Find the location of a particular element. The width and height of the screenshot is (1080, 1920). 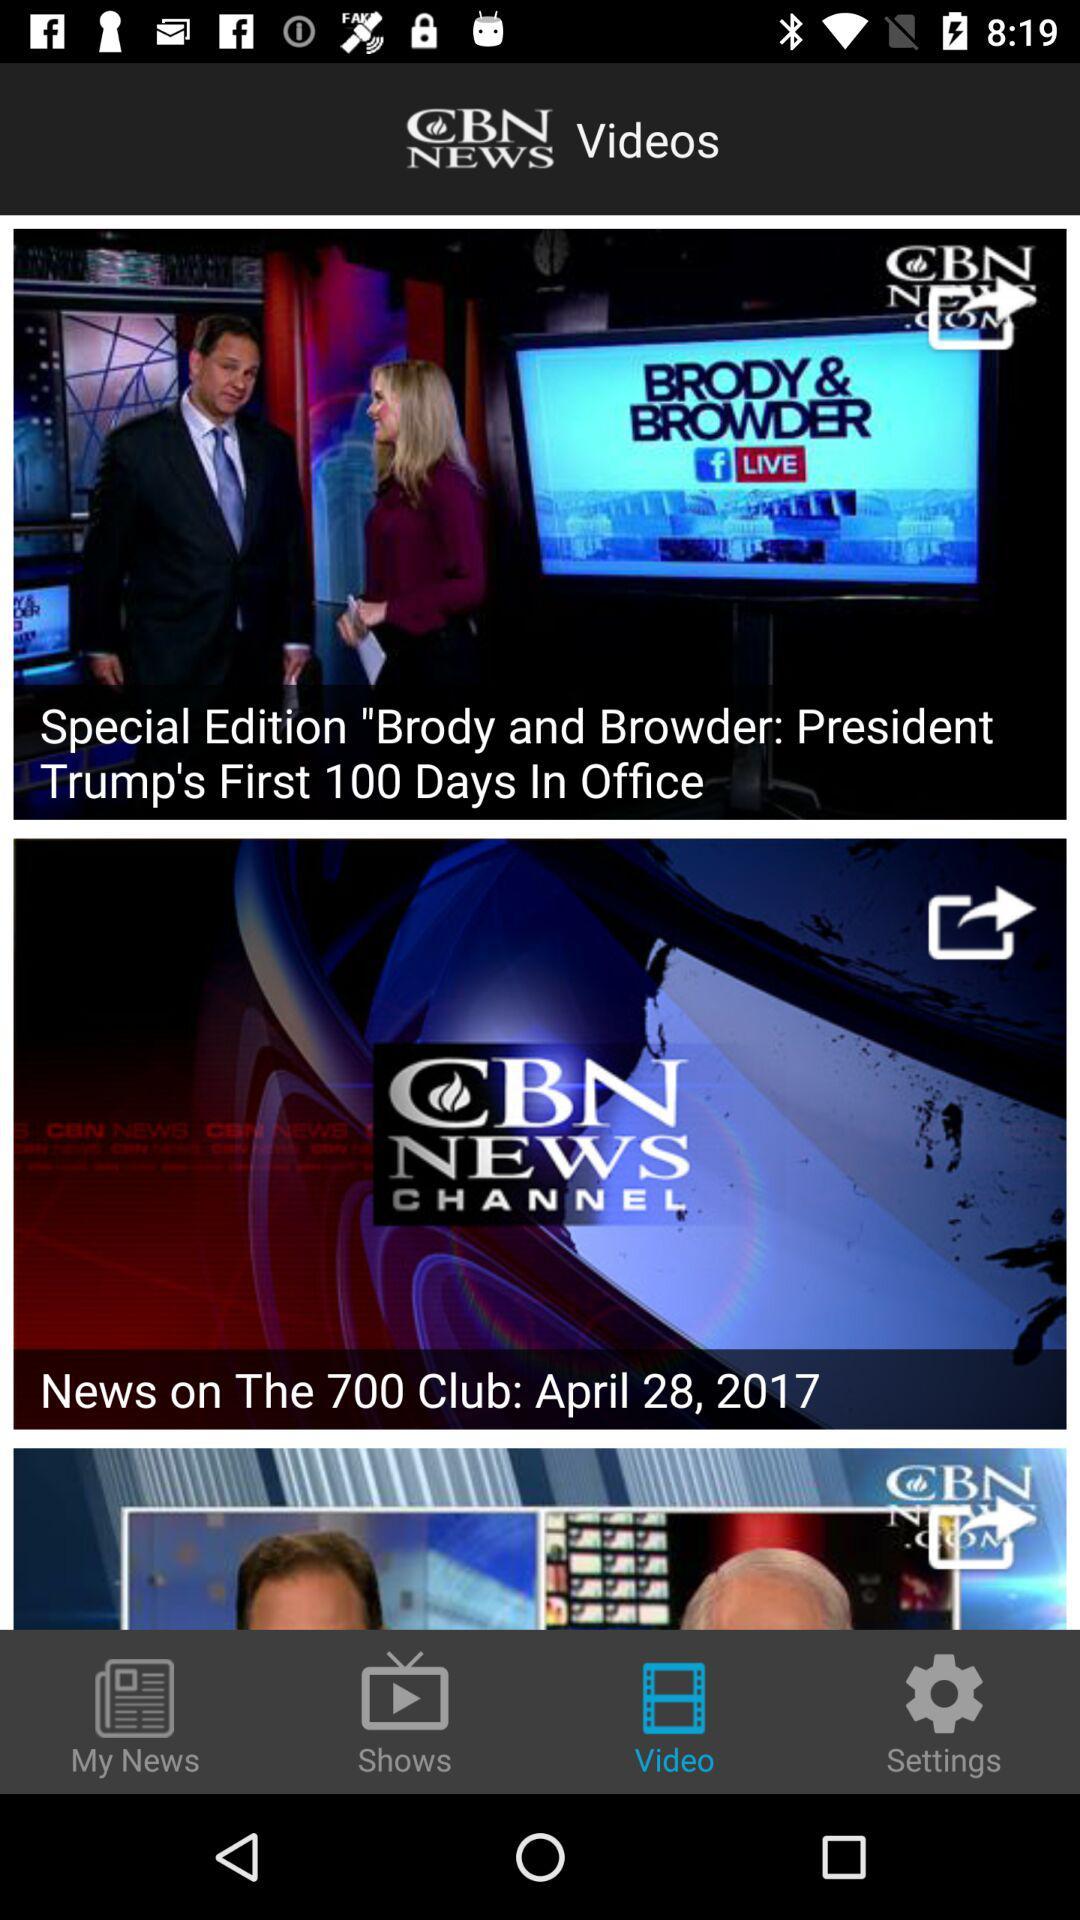

icon at the bottom left corner is located at coordinates (135, 1718).